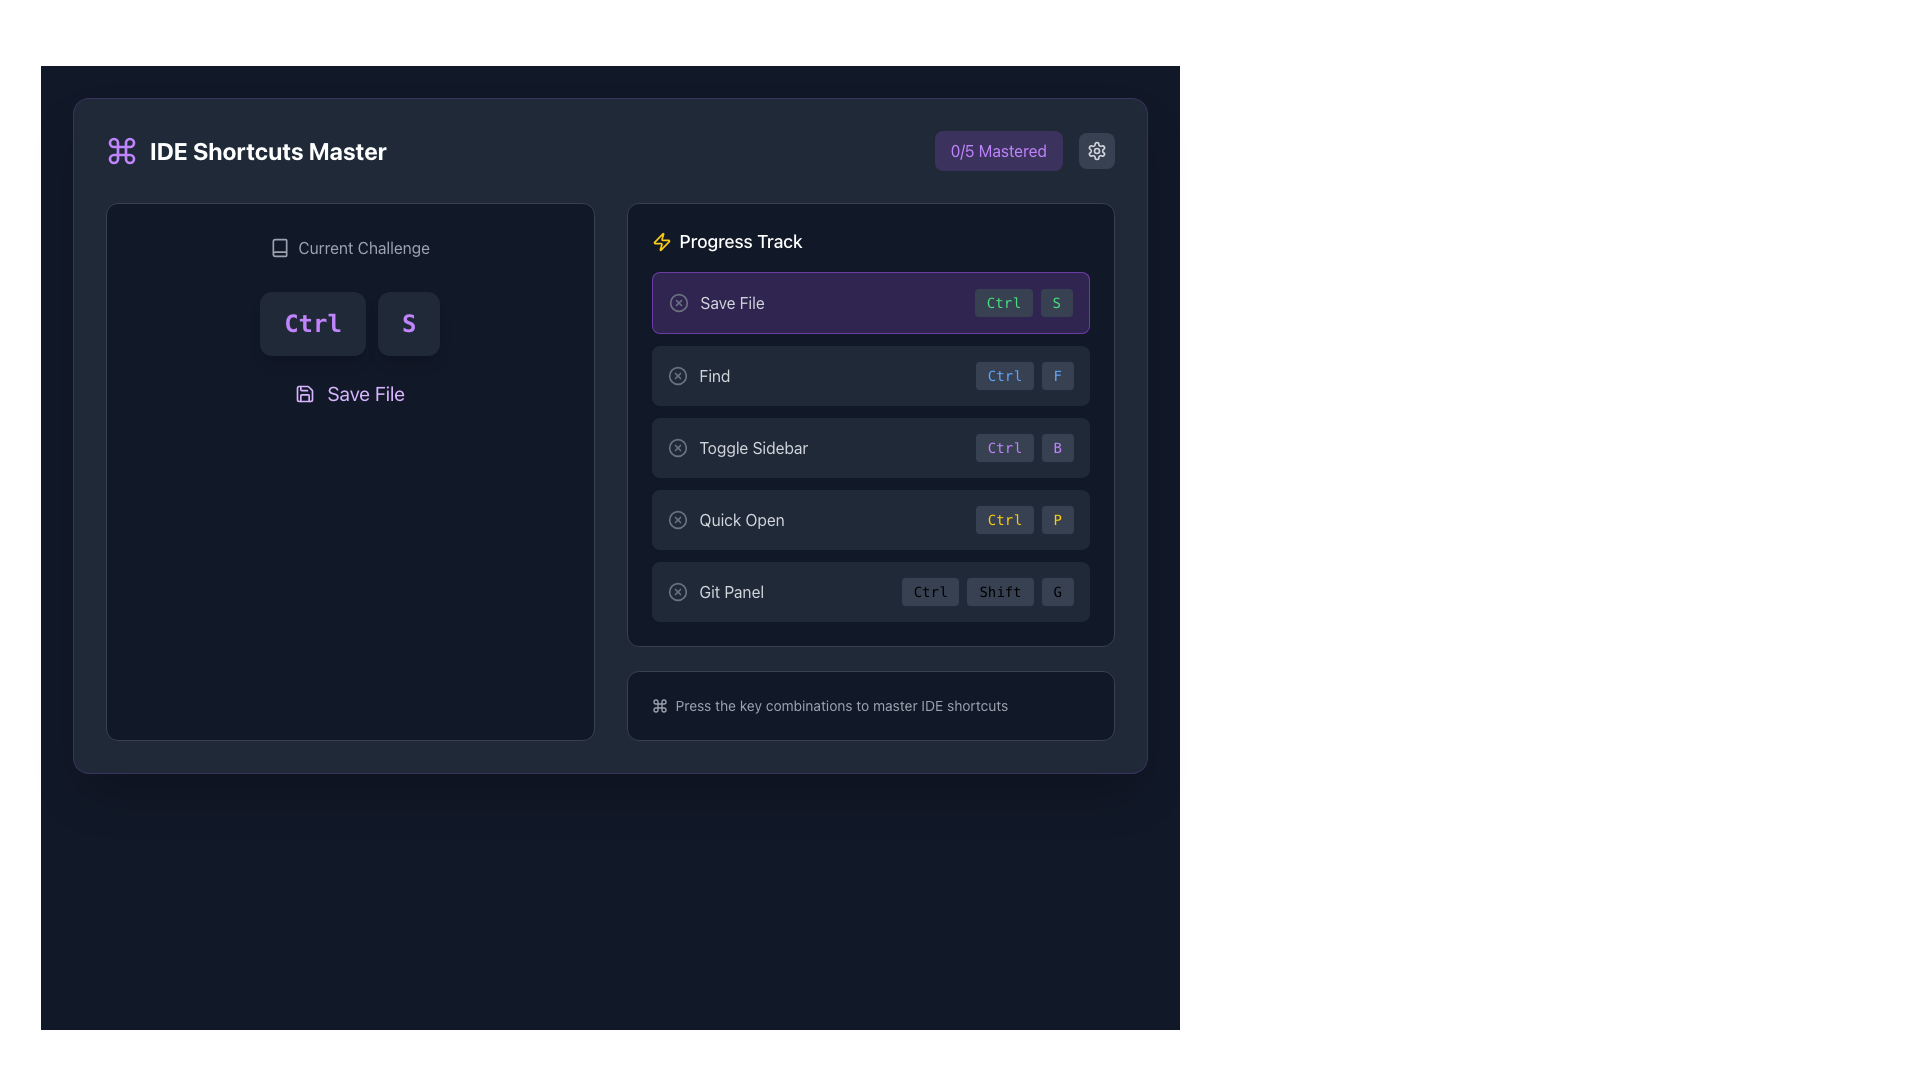  What do you see at coordinates (1056, 446) in the screenshot?
I see `the rectangular button representing the keyboard shortcut key with a bold 'B' in purple on a dark gray background, located next to the 'Ctrl' button` at bounding box center [1056, 446].